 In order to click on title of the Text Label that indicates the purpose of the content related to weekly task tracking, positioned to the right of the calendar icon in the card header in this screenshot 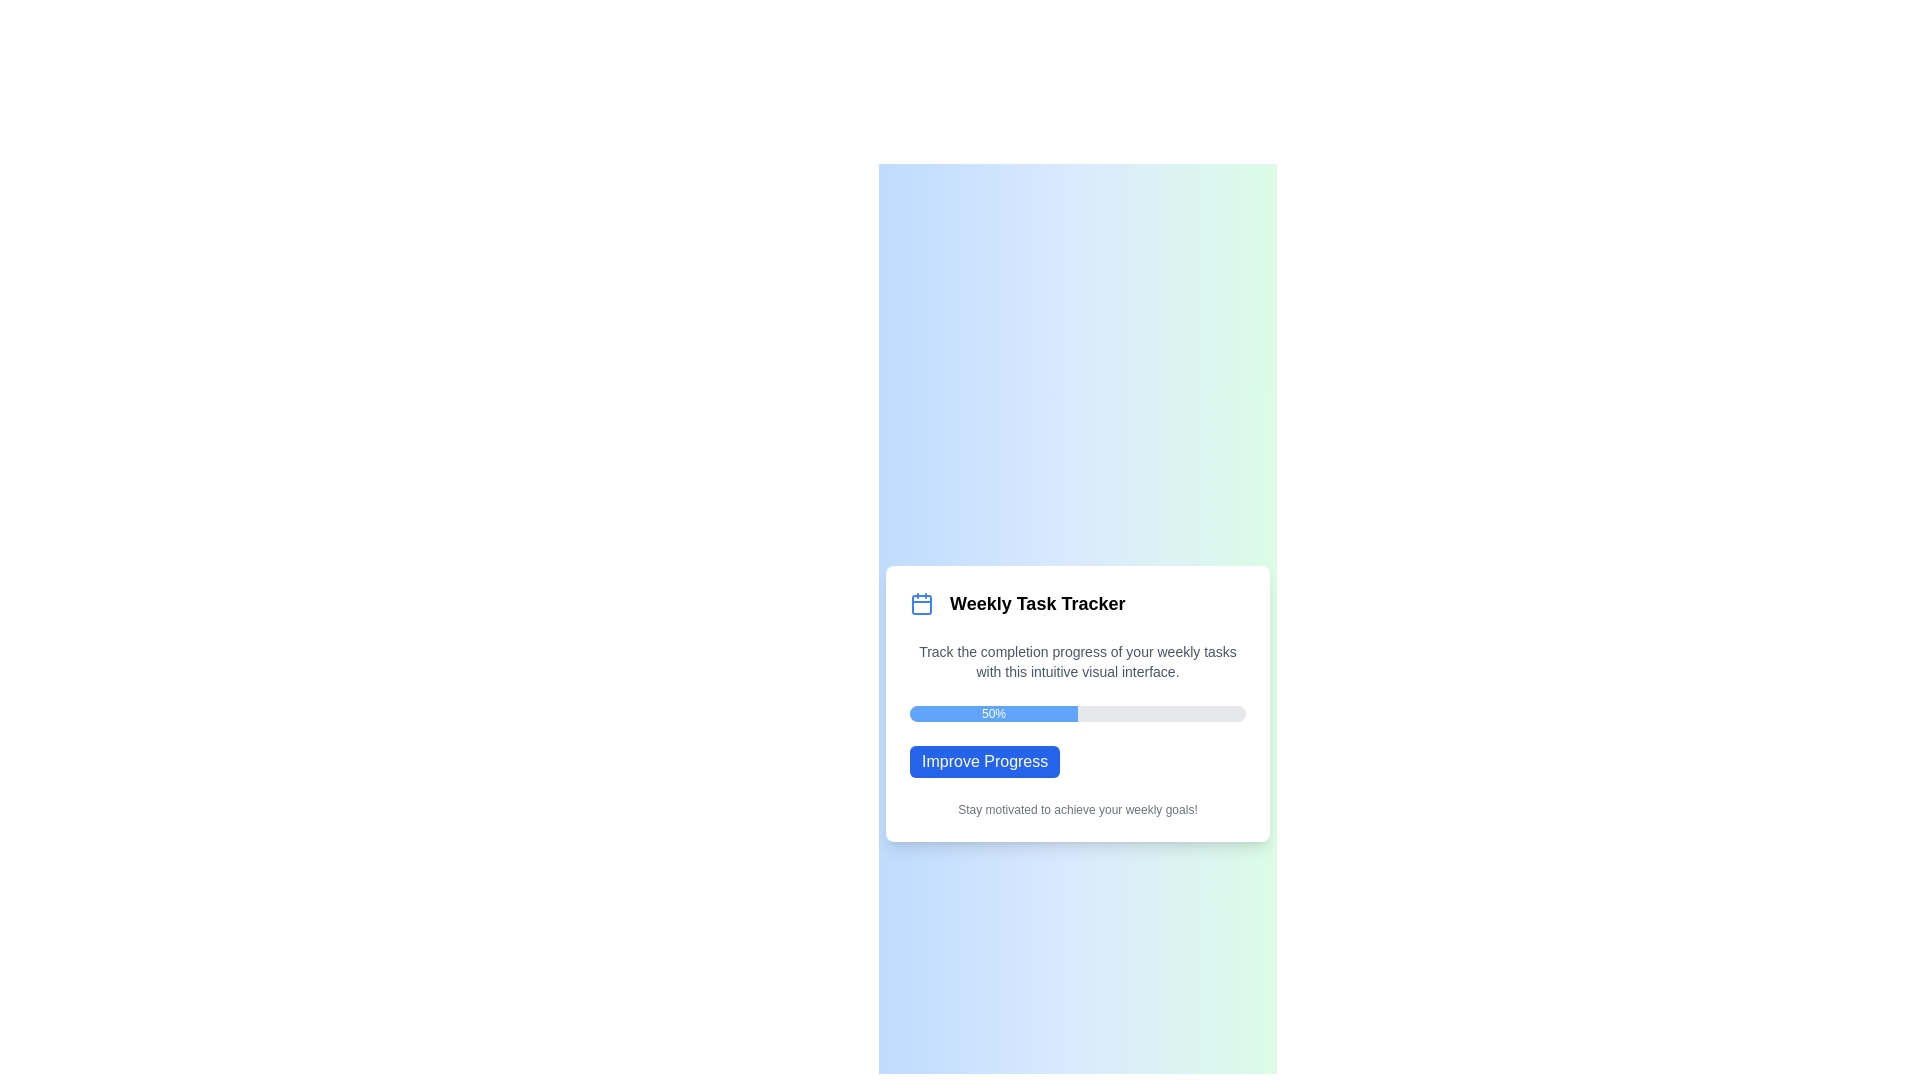, I will do `click(1037, 603)`.